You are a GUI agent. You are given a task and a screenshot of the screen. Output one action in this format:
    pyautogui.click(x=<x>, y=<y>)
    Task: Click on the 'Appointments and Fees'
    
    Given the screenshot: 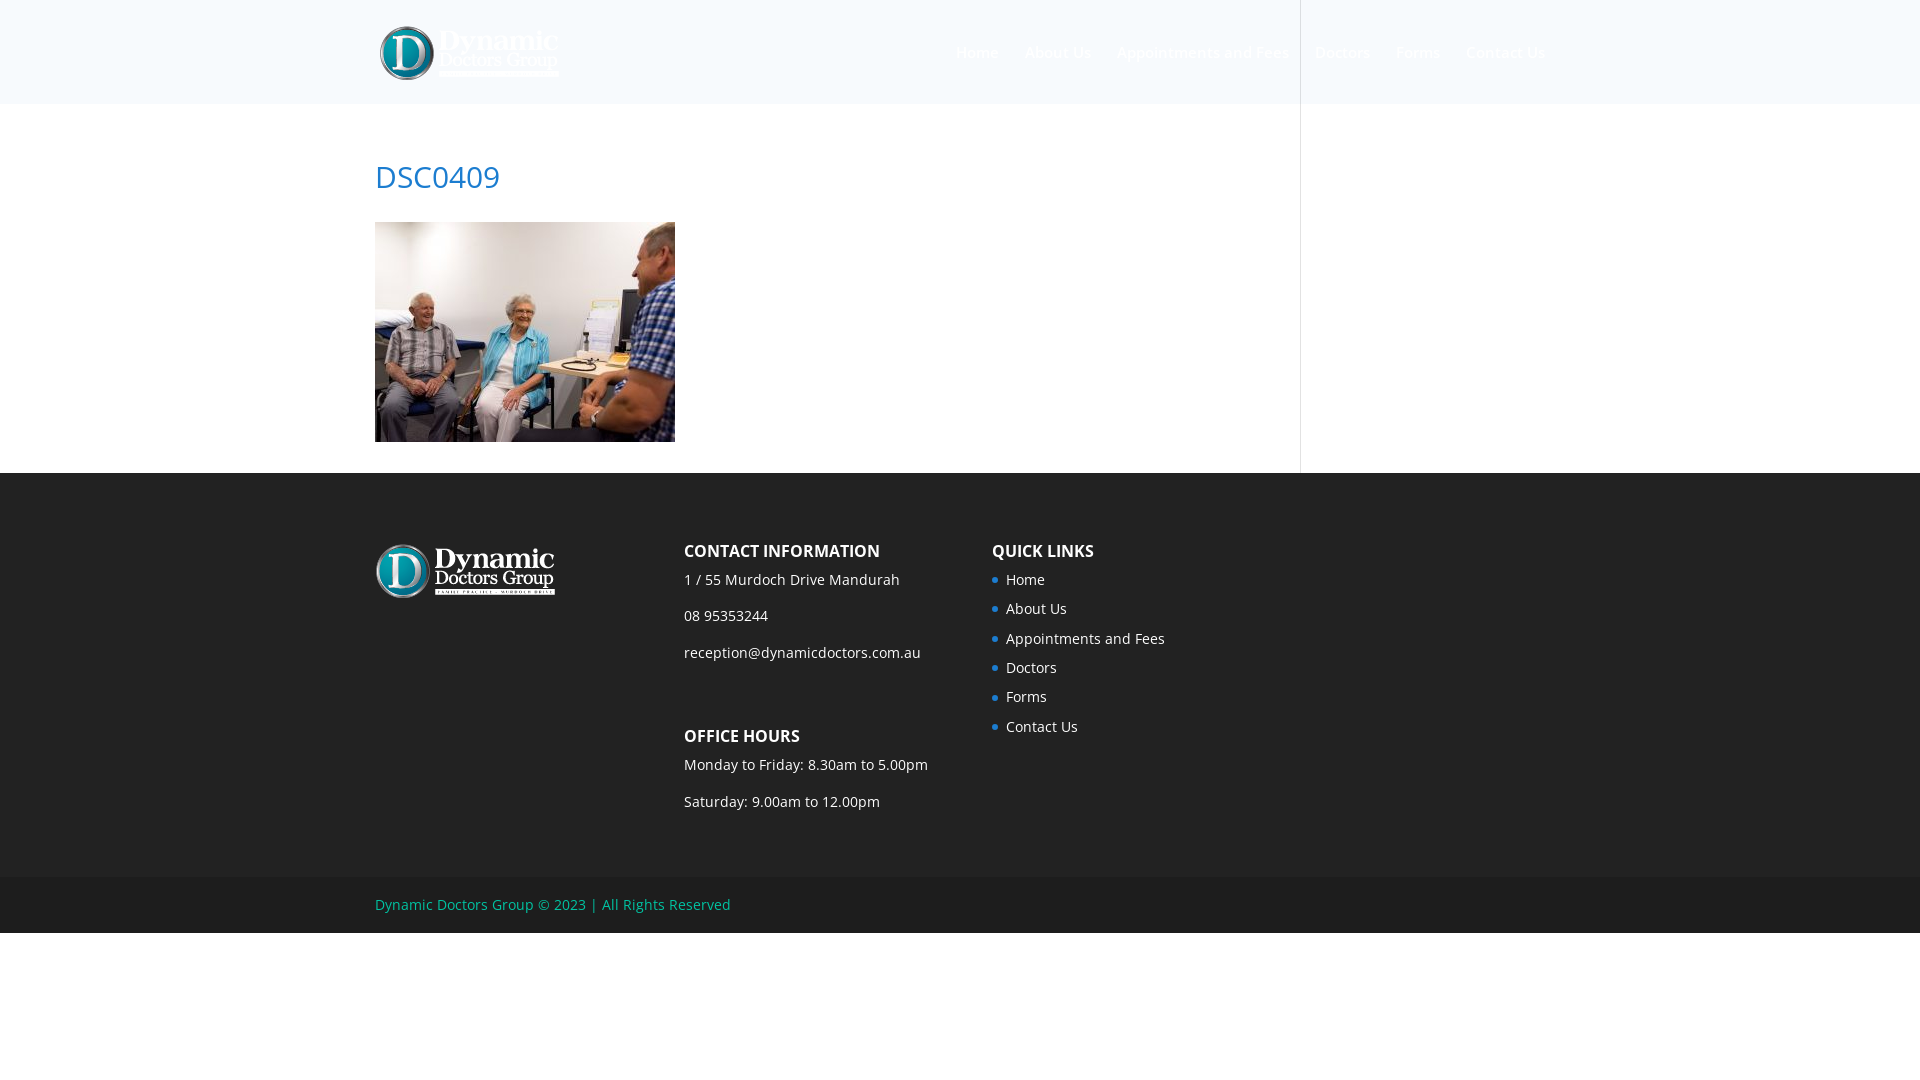 What is the action you would take?
    pyautogui.click(x=1084, y=638)
    